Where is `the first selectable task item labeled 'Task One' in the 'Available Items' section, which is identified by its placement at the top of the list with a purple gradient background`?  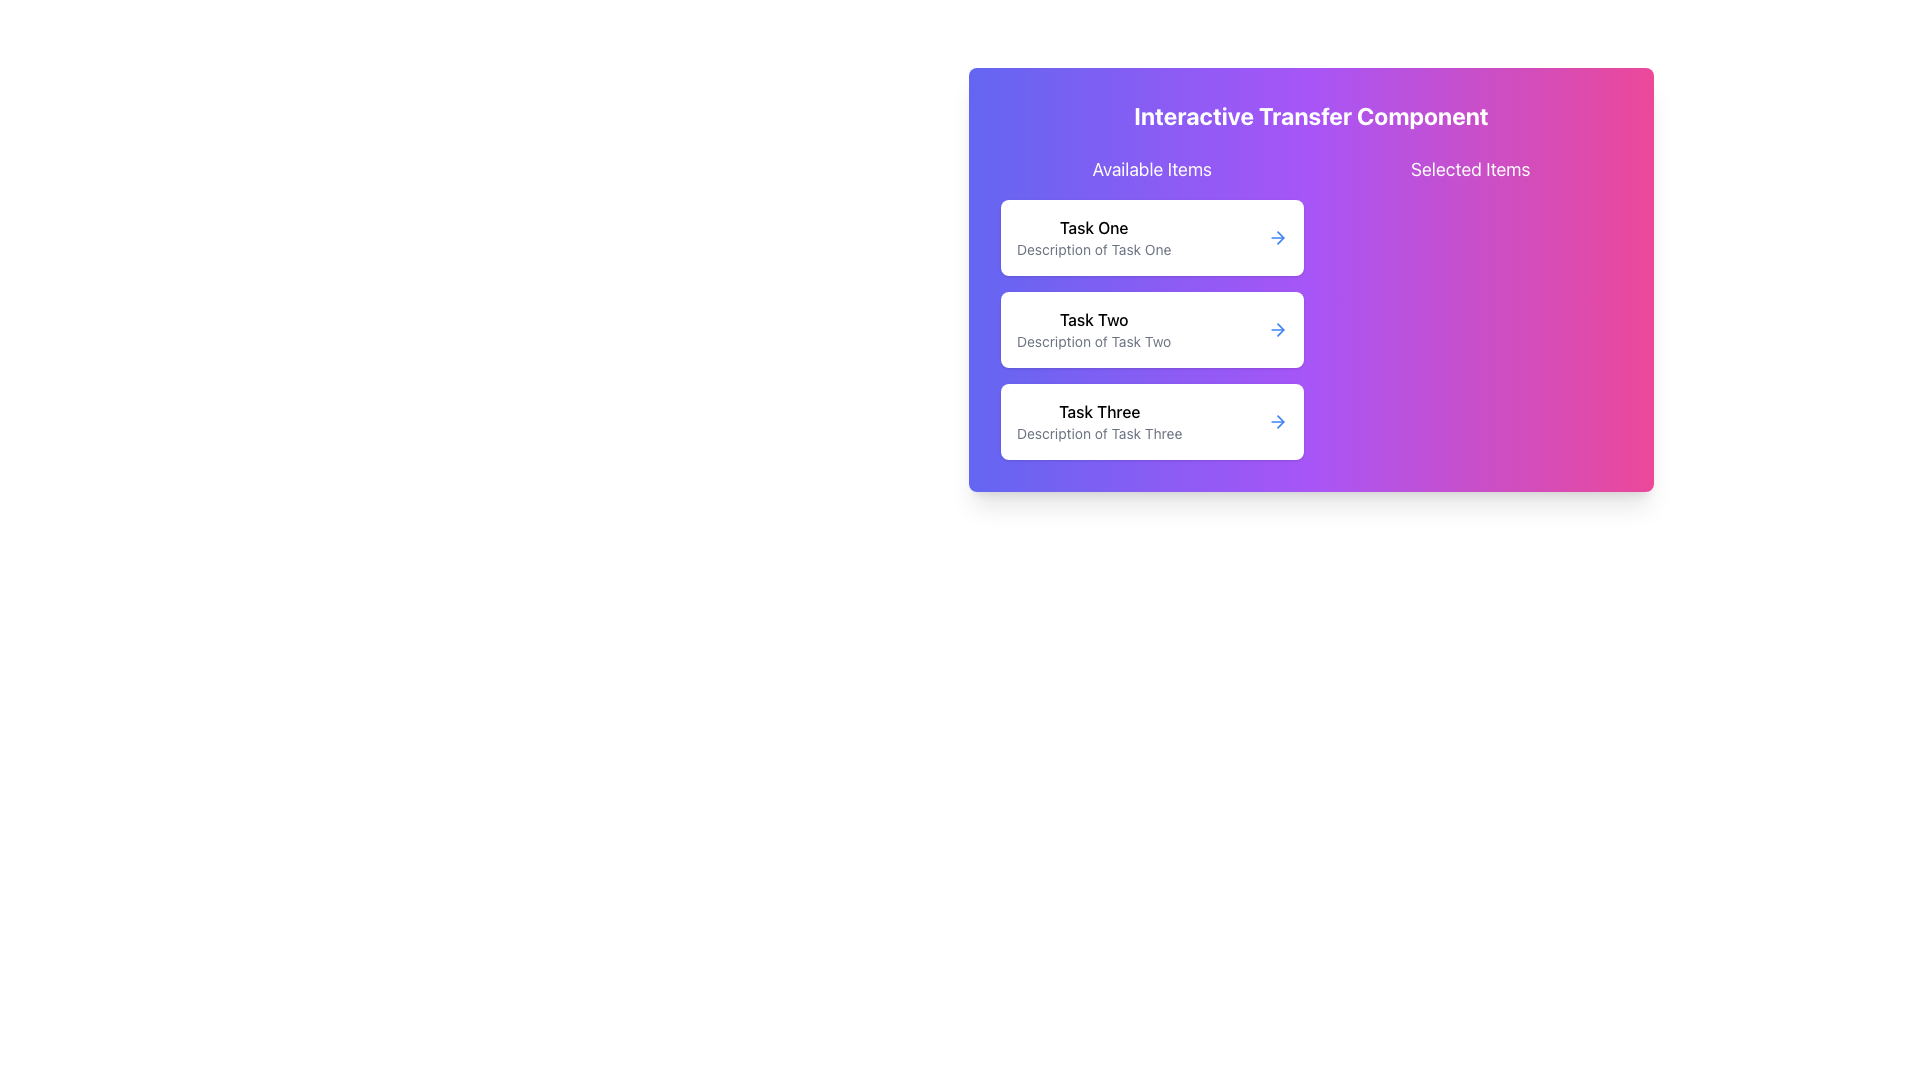
the first selectable task item labeled 'Task One' in the 'Available Items' section, which is identified by its placement at the top of the list with a purple gradient background is located at coordinates (1152, 237).